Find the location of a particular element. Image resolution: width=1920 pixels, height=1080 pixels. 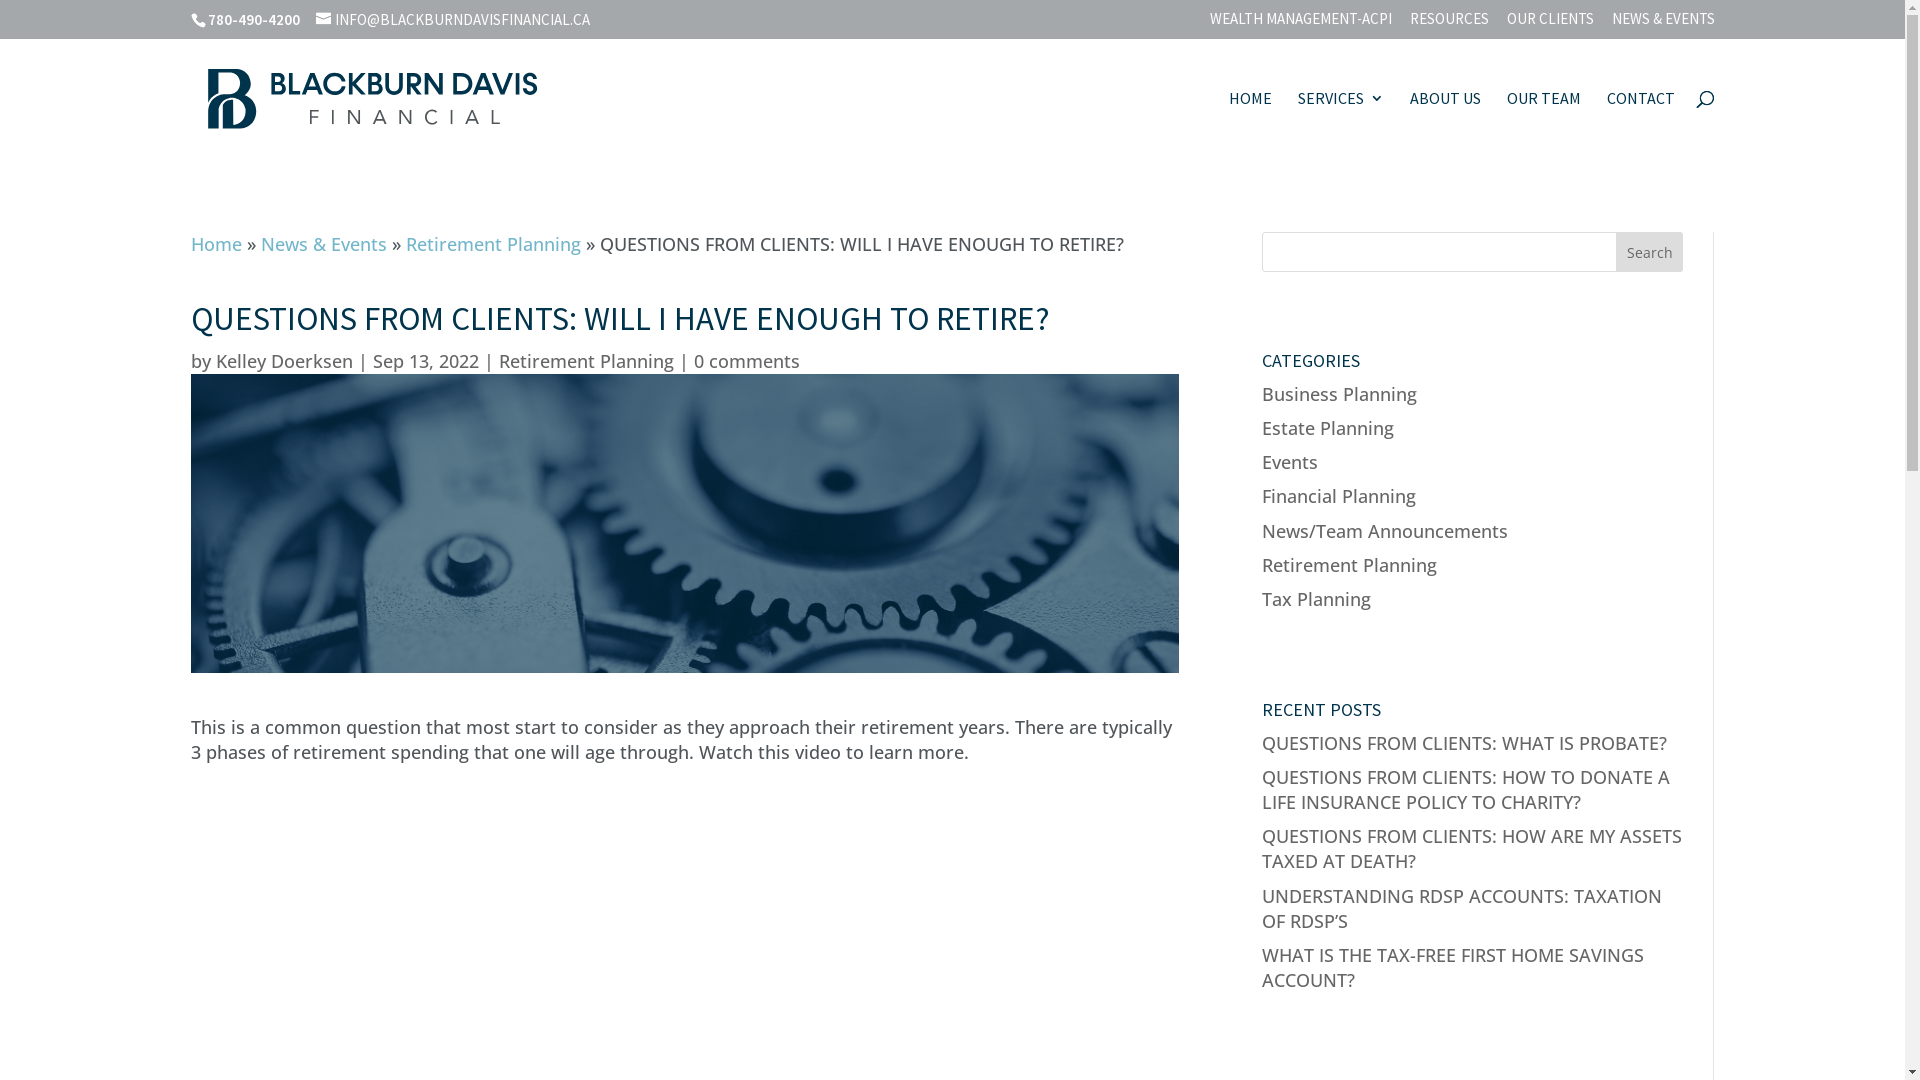

'QUESTIONS FROM CLIENTS: WHAT IS PROBATE?' is located at coordinates (1464, 743).